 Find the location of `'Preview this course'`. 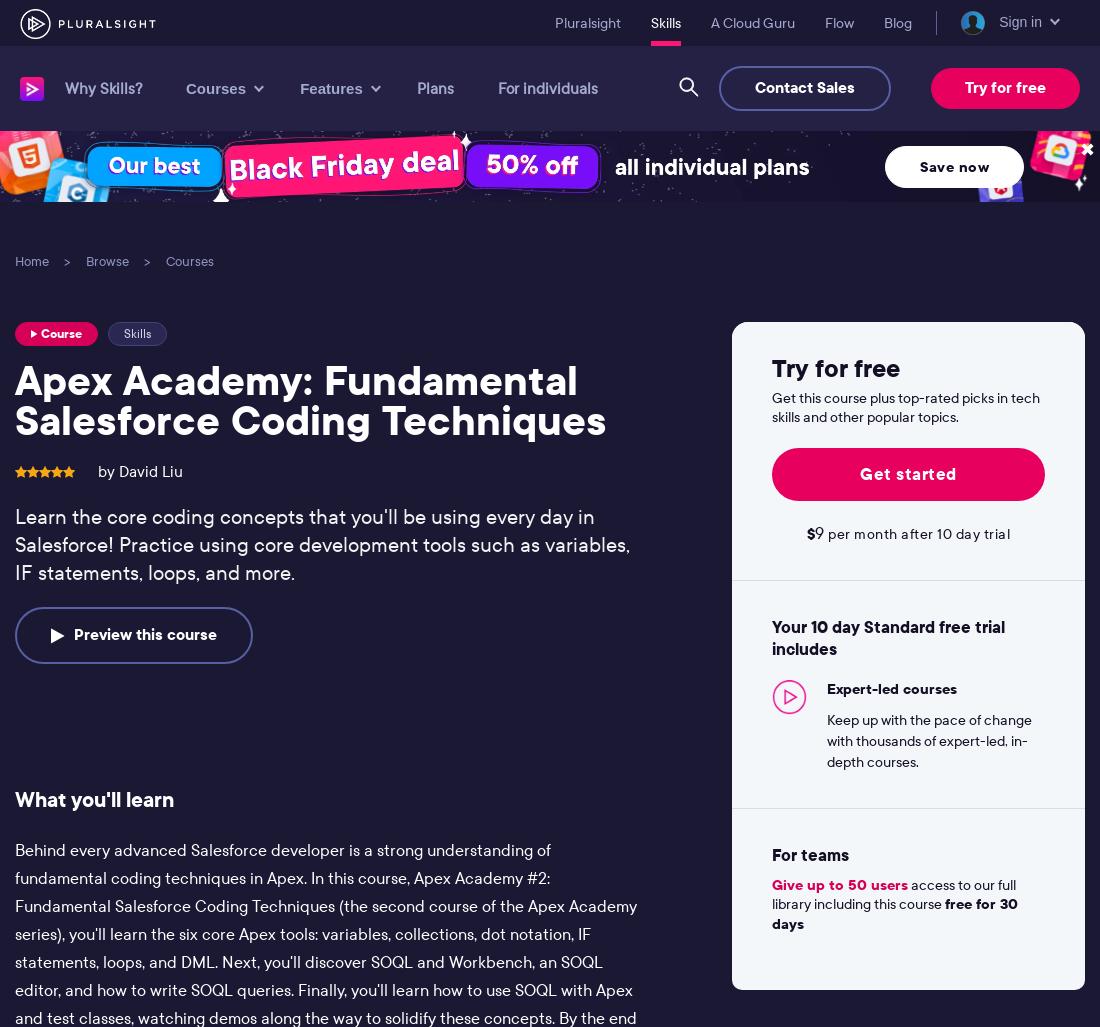

'Preview this course' is located at coordinates (74, 633).